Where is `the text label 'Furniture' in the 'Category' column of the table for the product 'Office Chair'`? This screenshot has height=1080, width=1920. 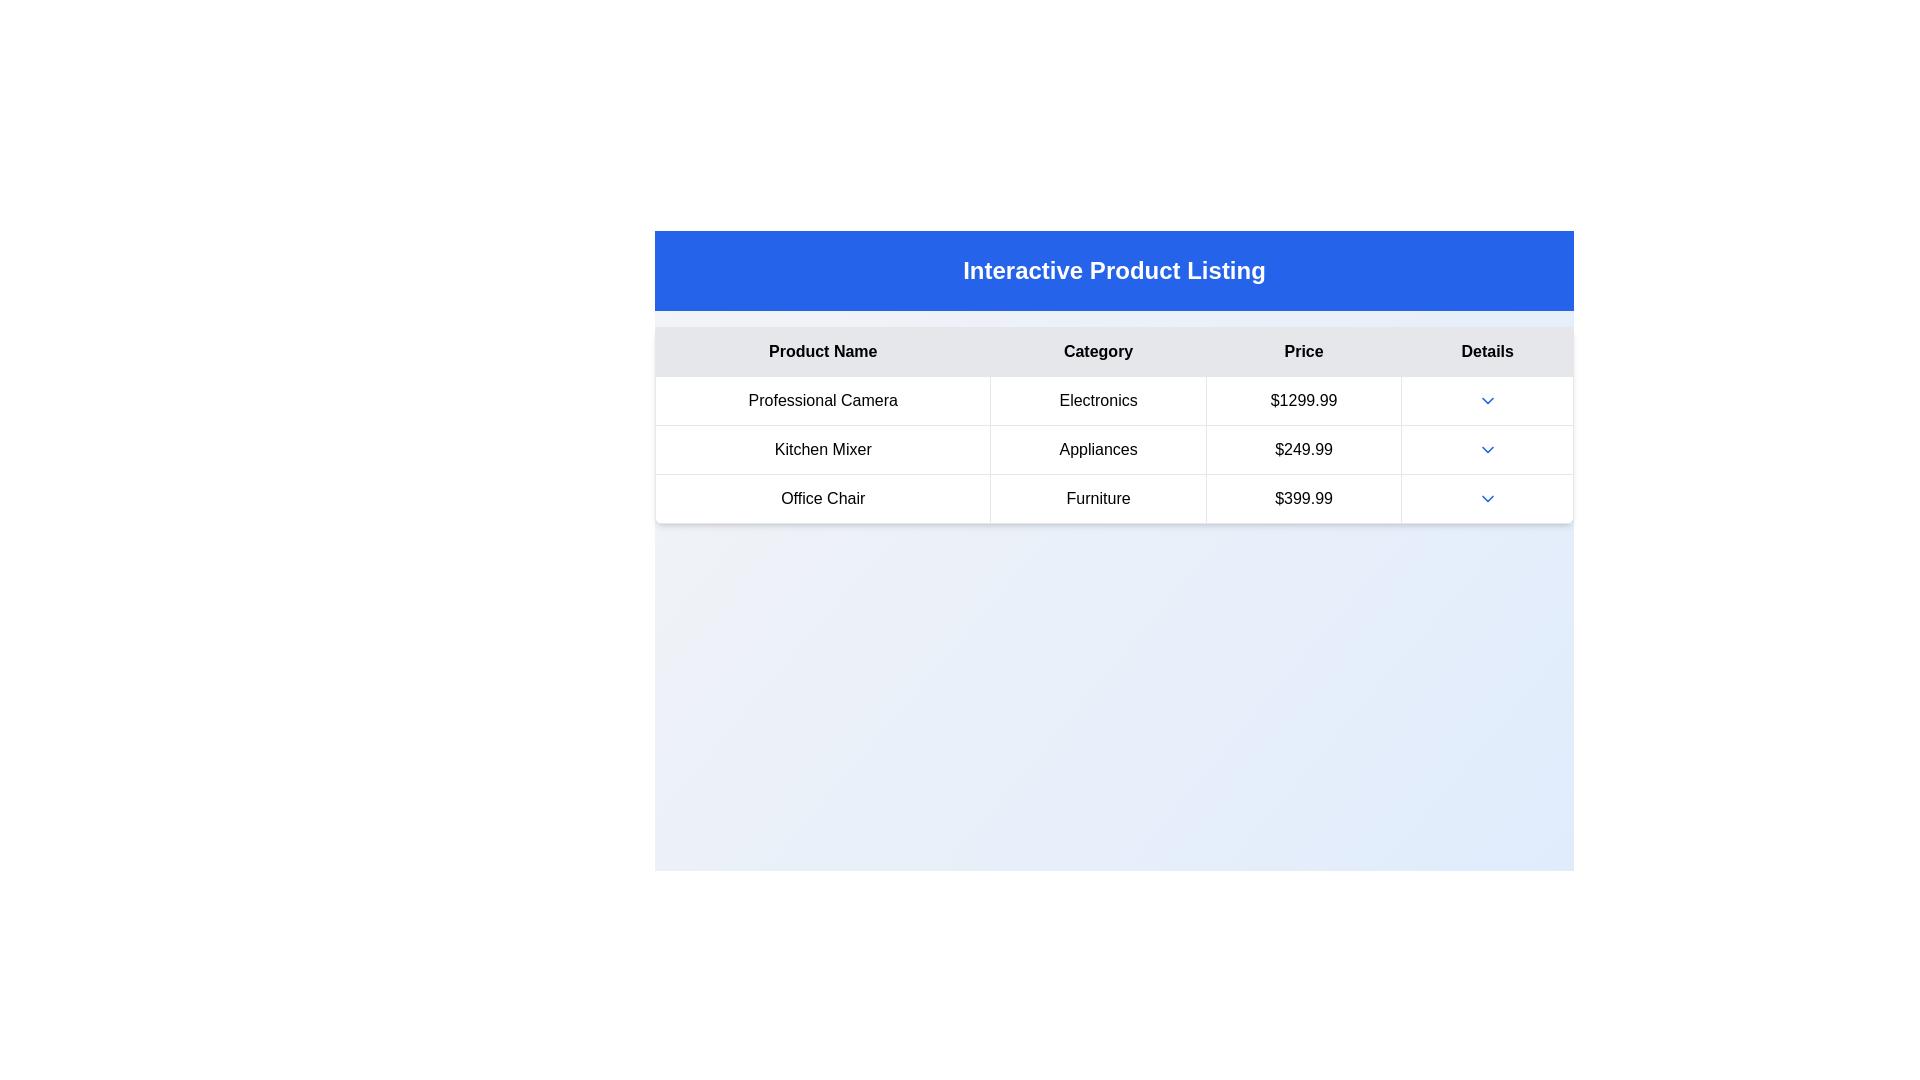
the text label 'Furniture' in the 'Category' column of the table for the product 'Office Chair' is located at coordinates (1097, 497).